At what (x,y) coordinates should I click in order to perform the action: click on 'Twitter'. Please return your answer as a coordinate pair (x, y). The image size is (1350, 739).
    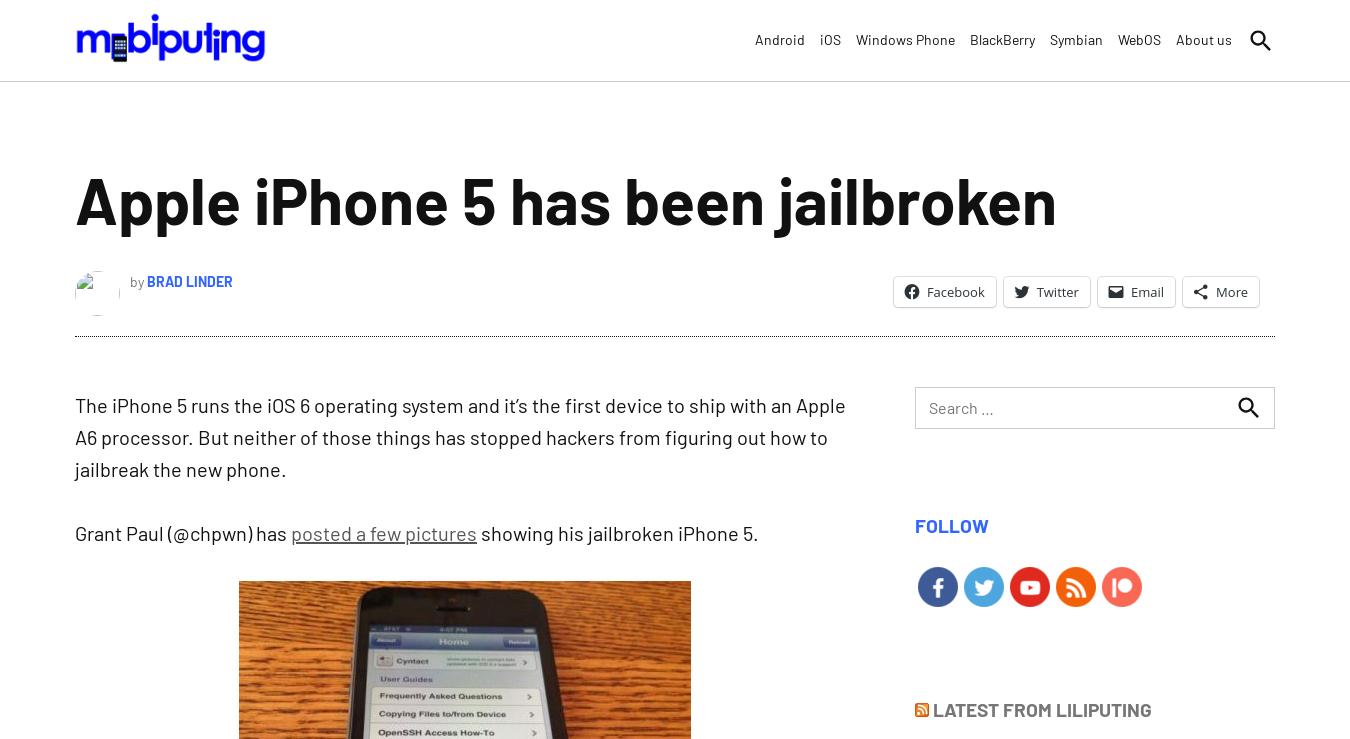
    Looking at the image, I should click on (1057, 290).